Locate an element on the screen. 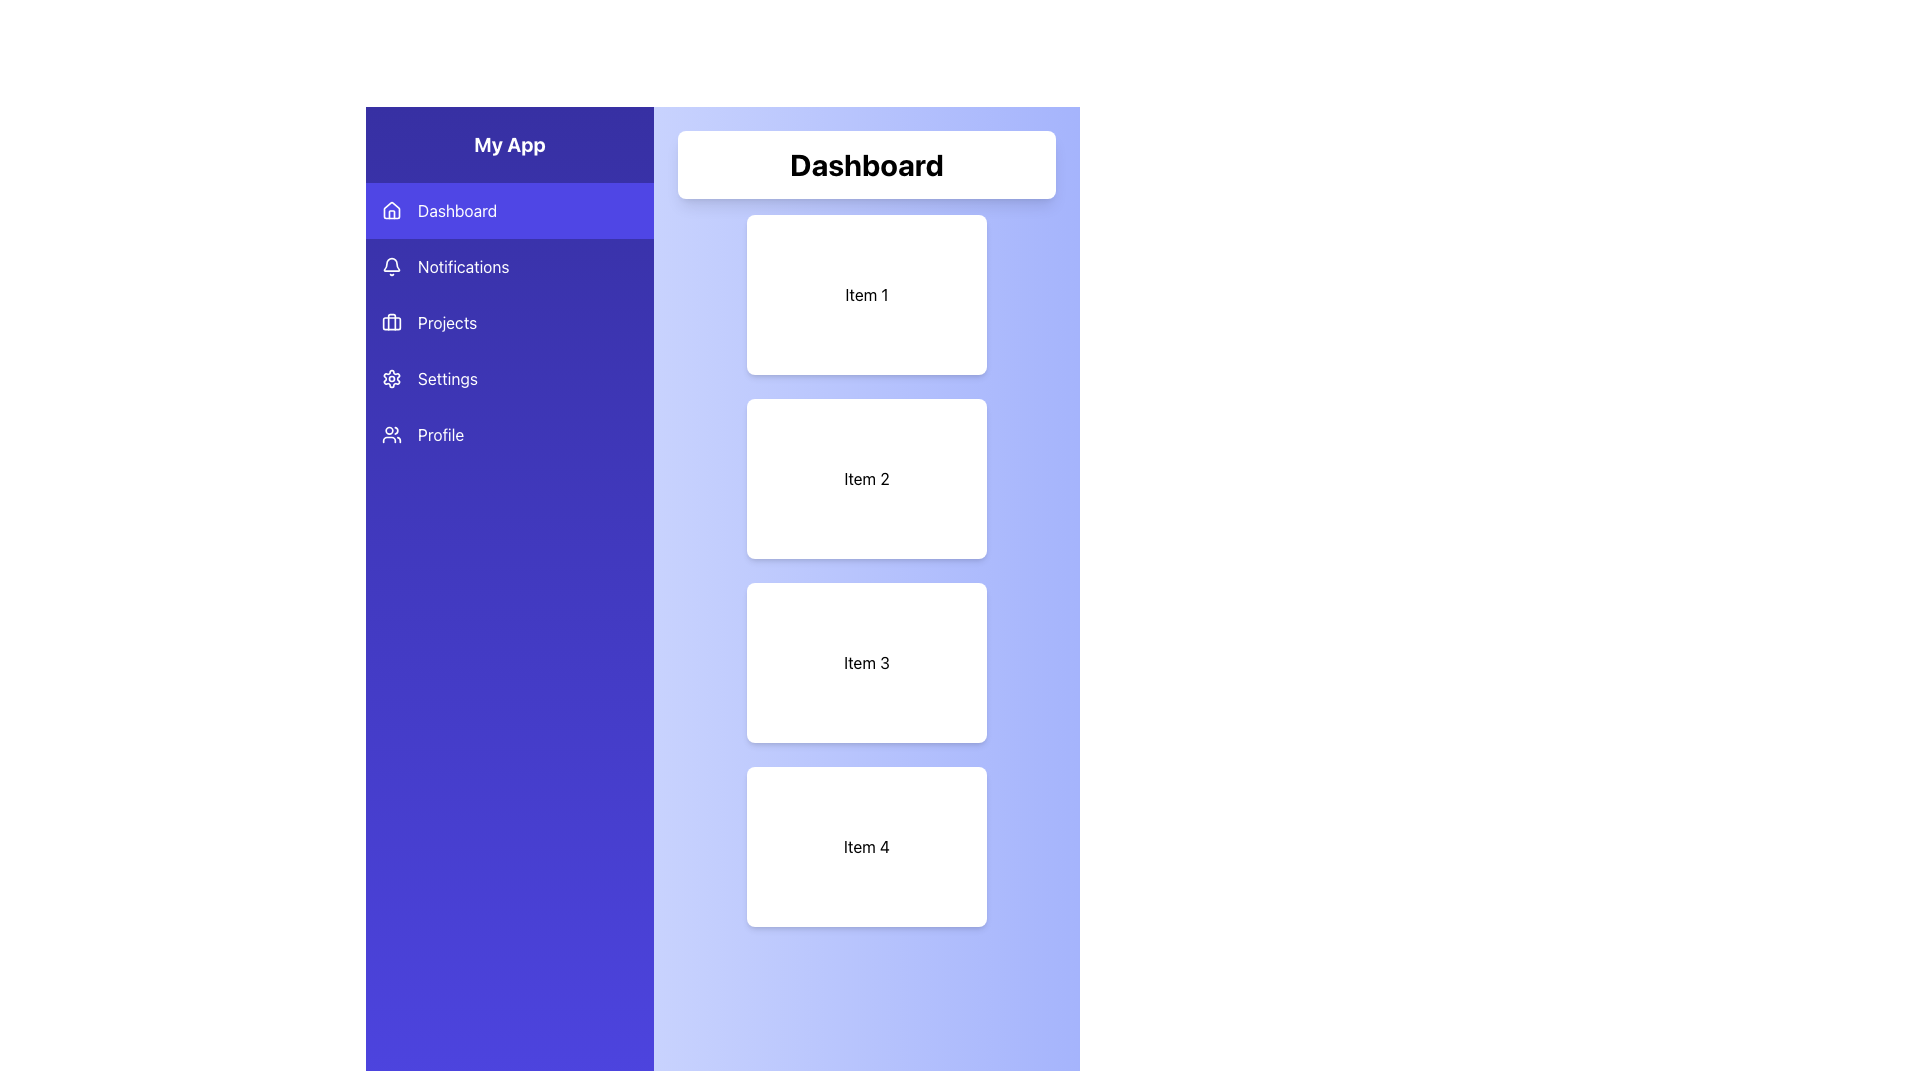 The image size is (1920, 1080). the notification icon located to the left of the 'Notifications' text in the sidebar menu is located at coordinates (392, 265).